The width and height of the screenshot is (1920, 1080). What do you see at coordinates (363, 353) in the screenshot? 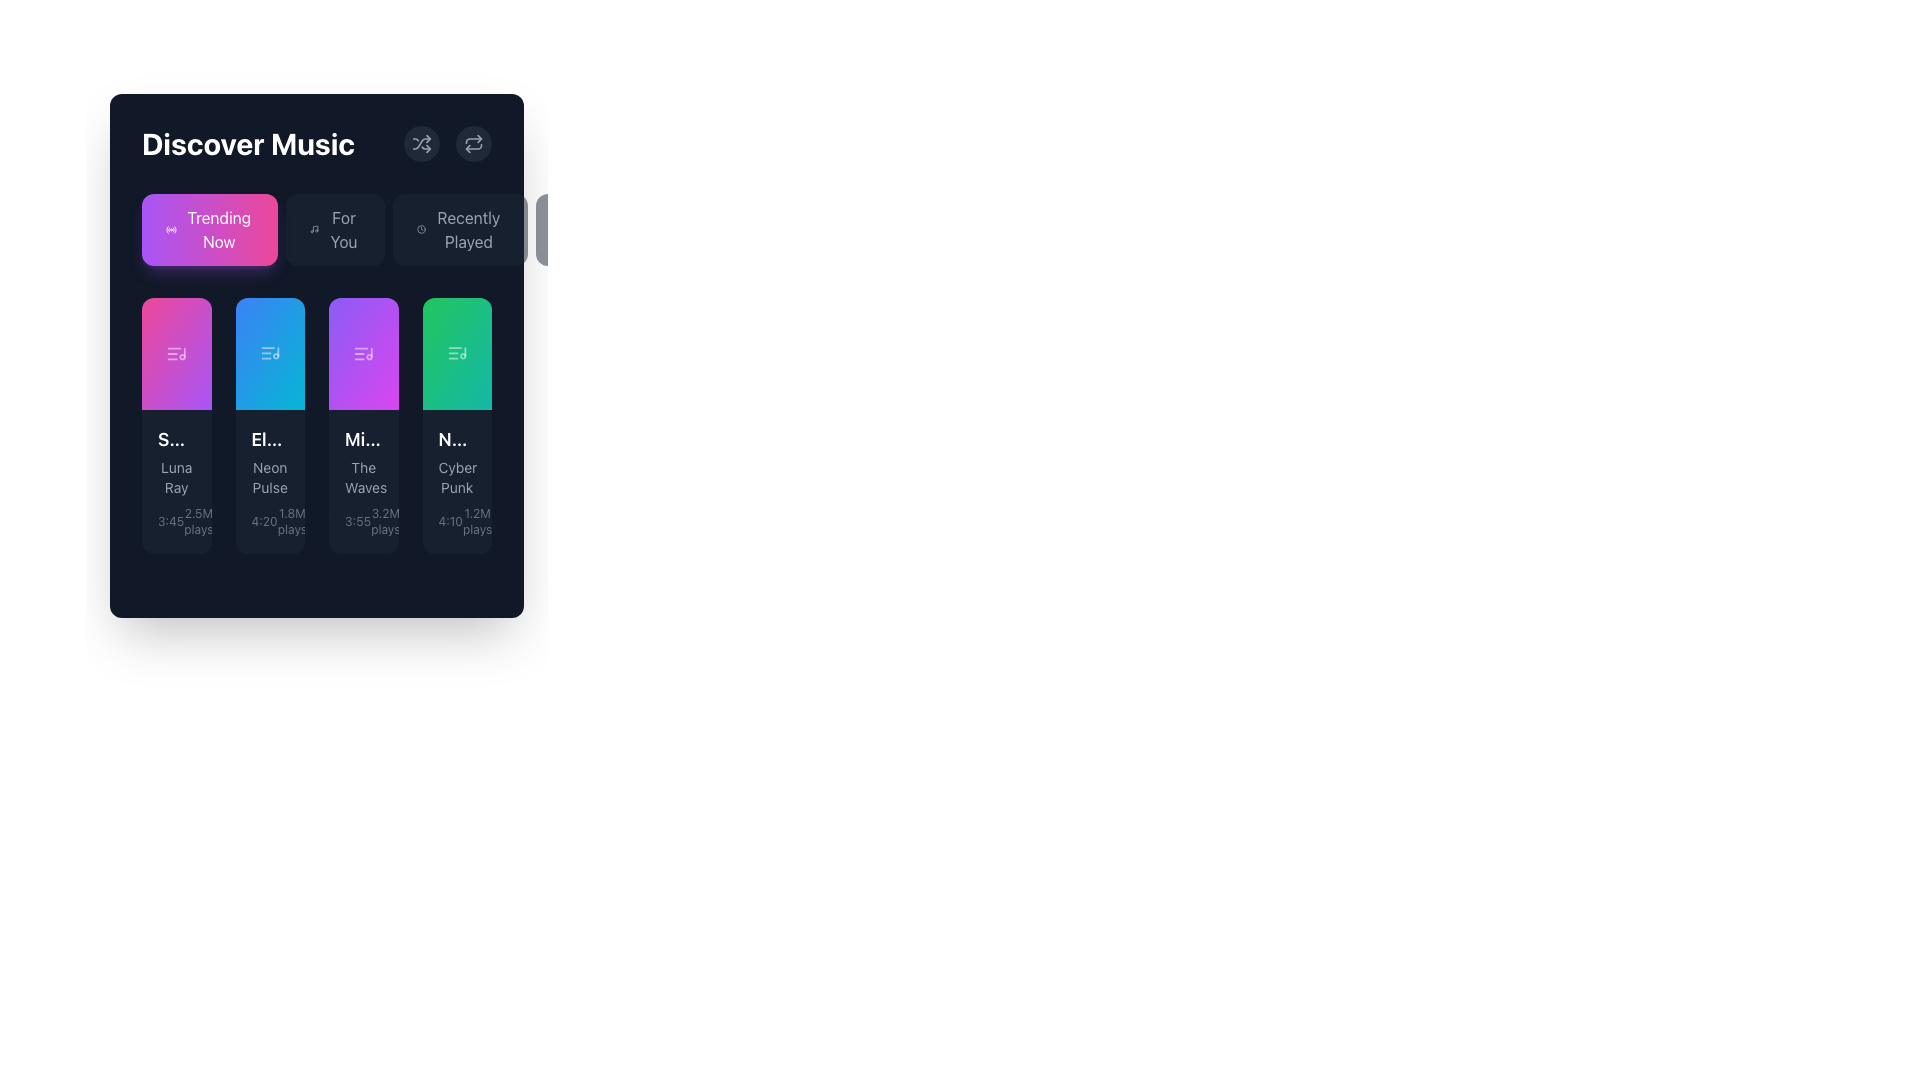
I see `the interactive visual button or card featuring a gradient background from violet to fuchsia with a central musical note icon, located in the third slot under 'Discover Music'` at bounding box center [363, 353].